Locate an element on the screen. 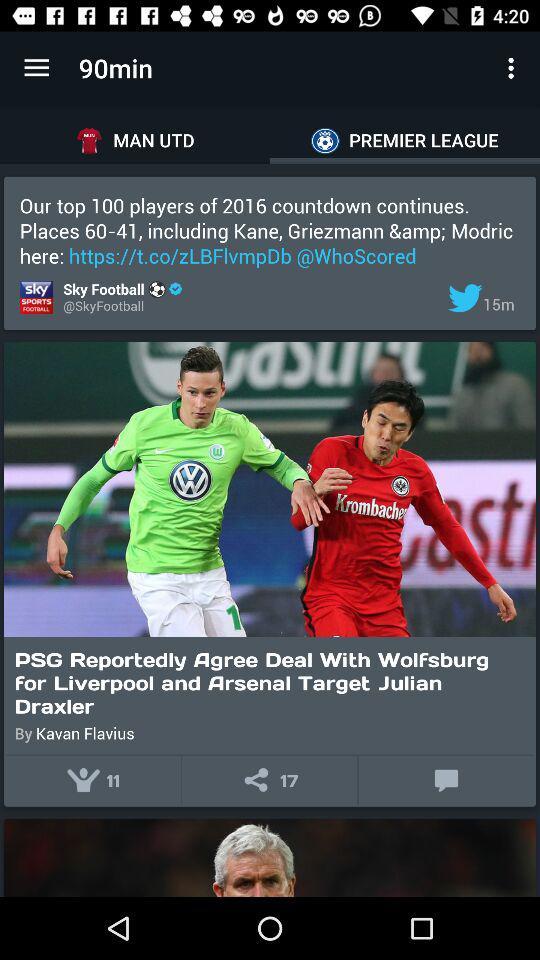 The image size is (540, 960). our top 100 icon is located at coordinates (270, 230).